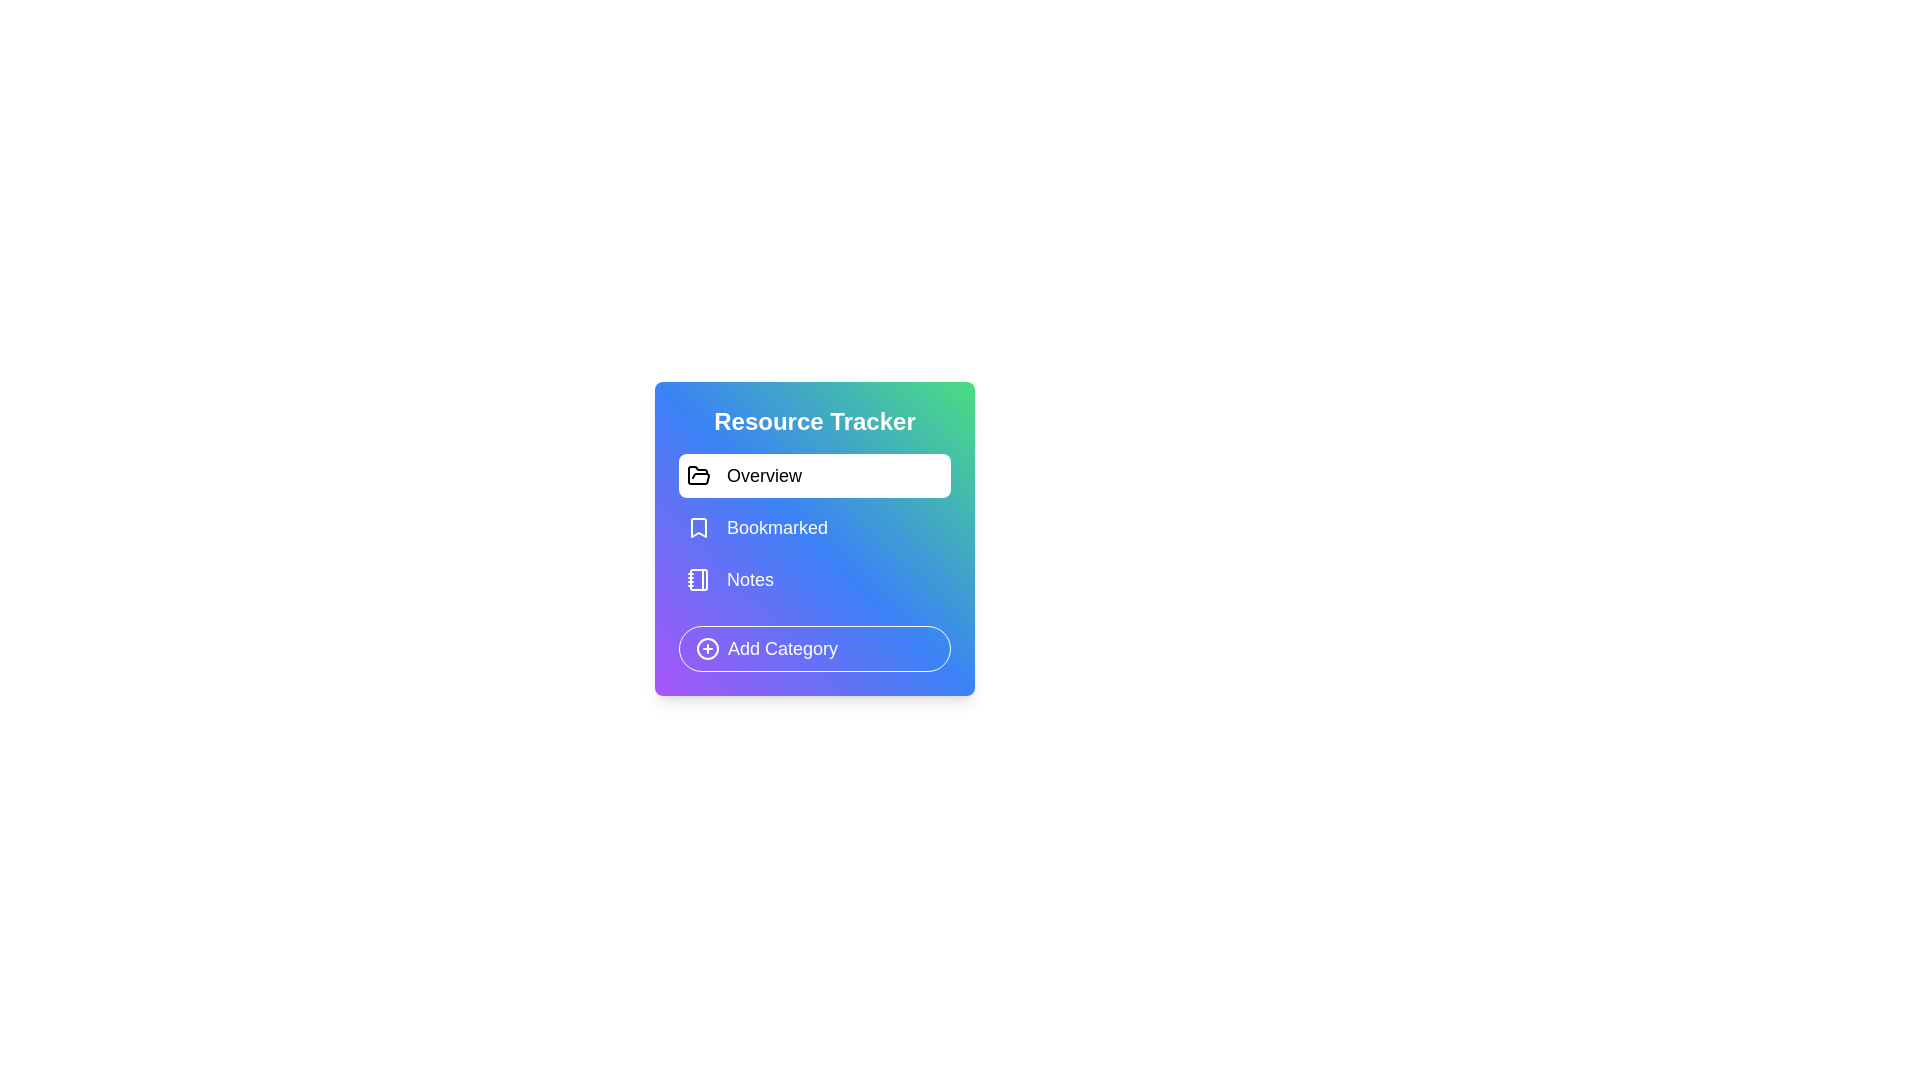 The image size is (1920, 1080). What do you see at coordinates (815, 420) in the screenshot?
I see `the 'Resource Tracker' title text` at bounding box center [815, 420].